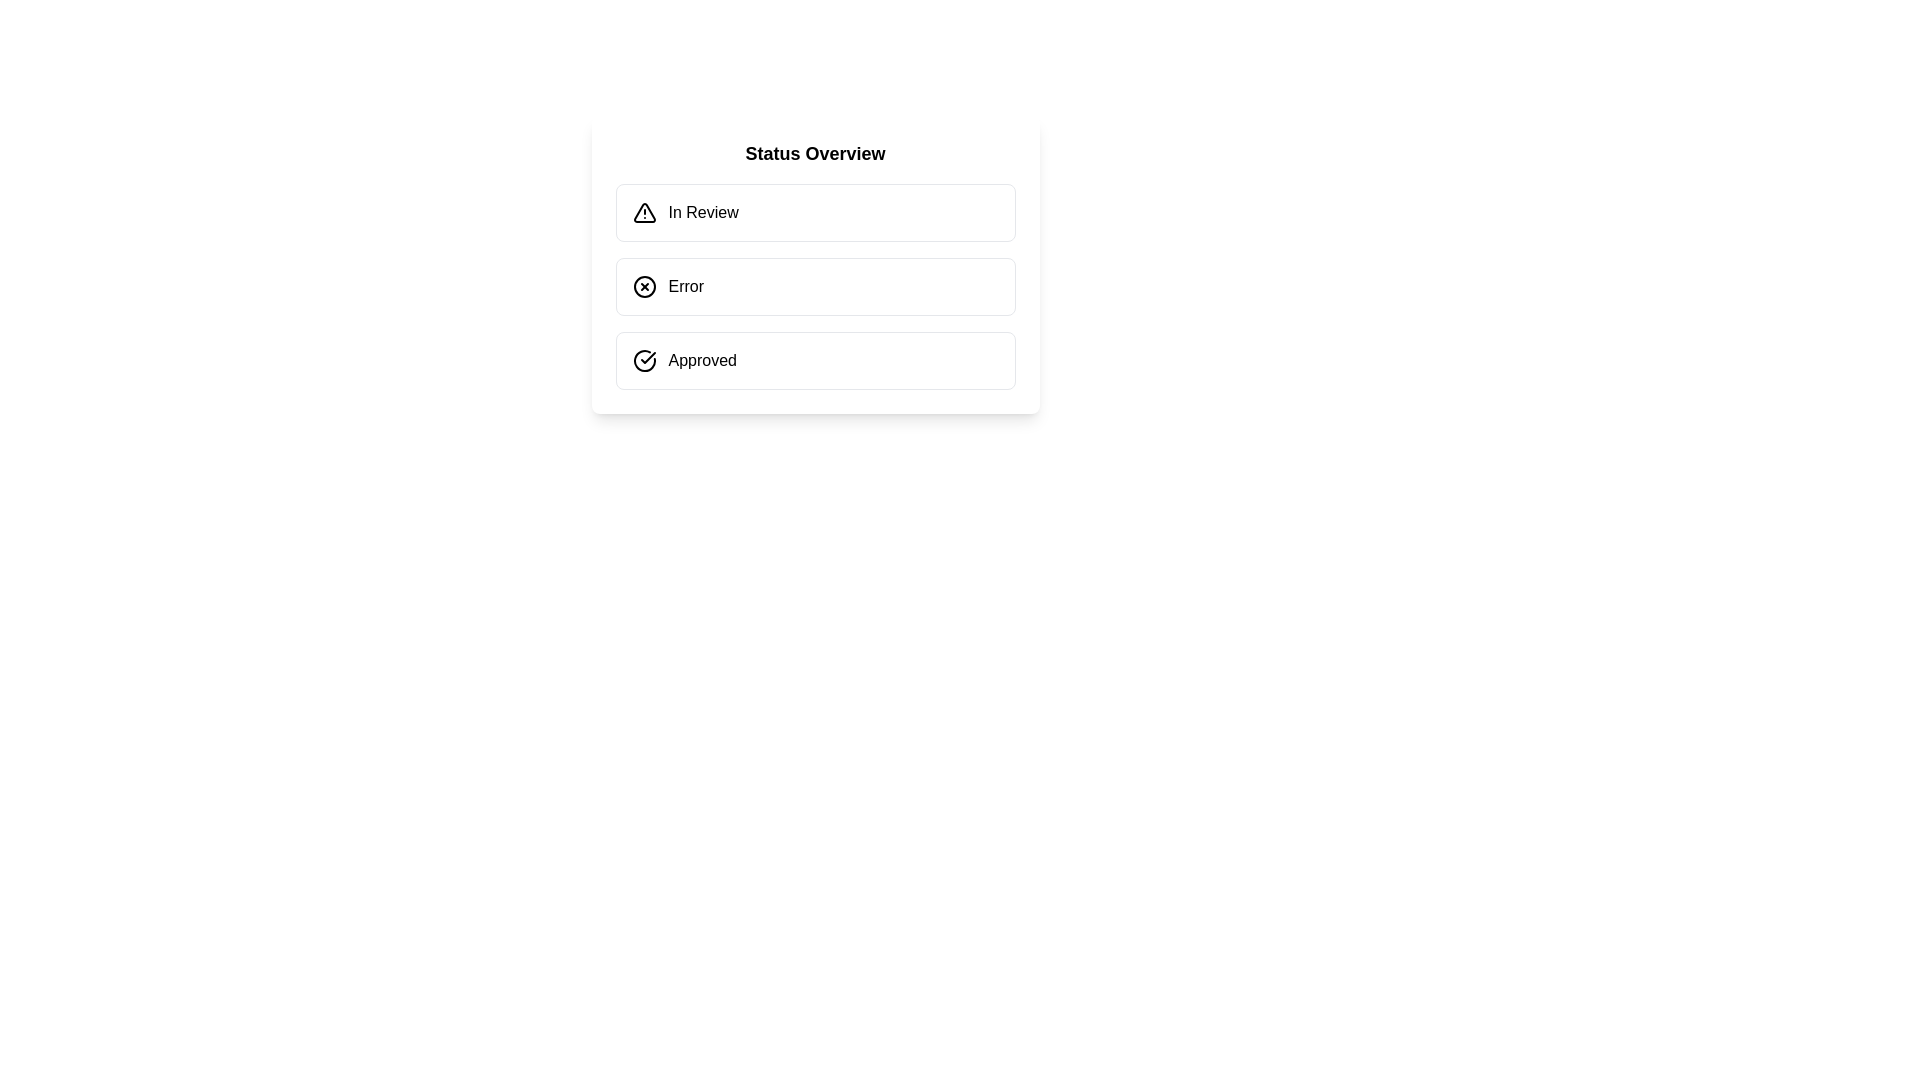 Image resolution: width=1920 pixels, height=1080 pixels. I want to click on the alert icon that signifies the 'In Review' status, located in the first row of the vertically-stacked menu list, before the text labeled 'In Review' in the 'Status Overview' widget, so click(644, 212).